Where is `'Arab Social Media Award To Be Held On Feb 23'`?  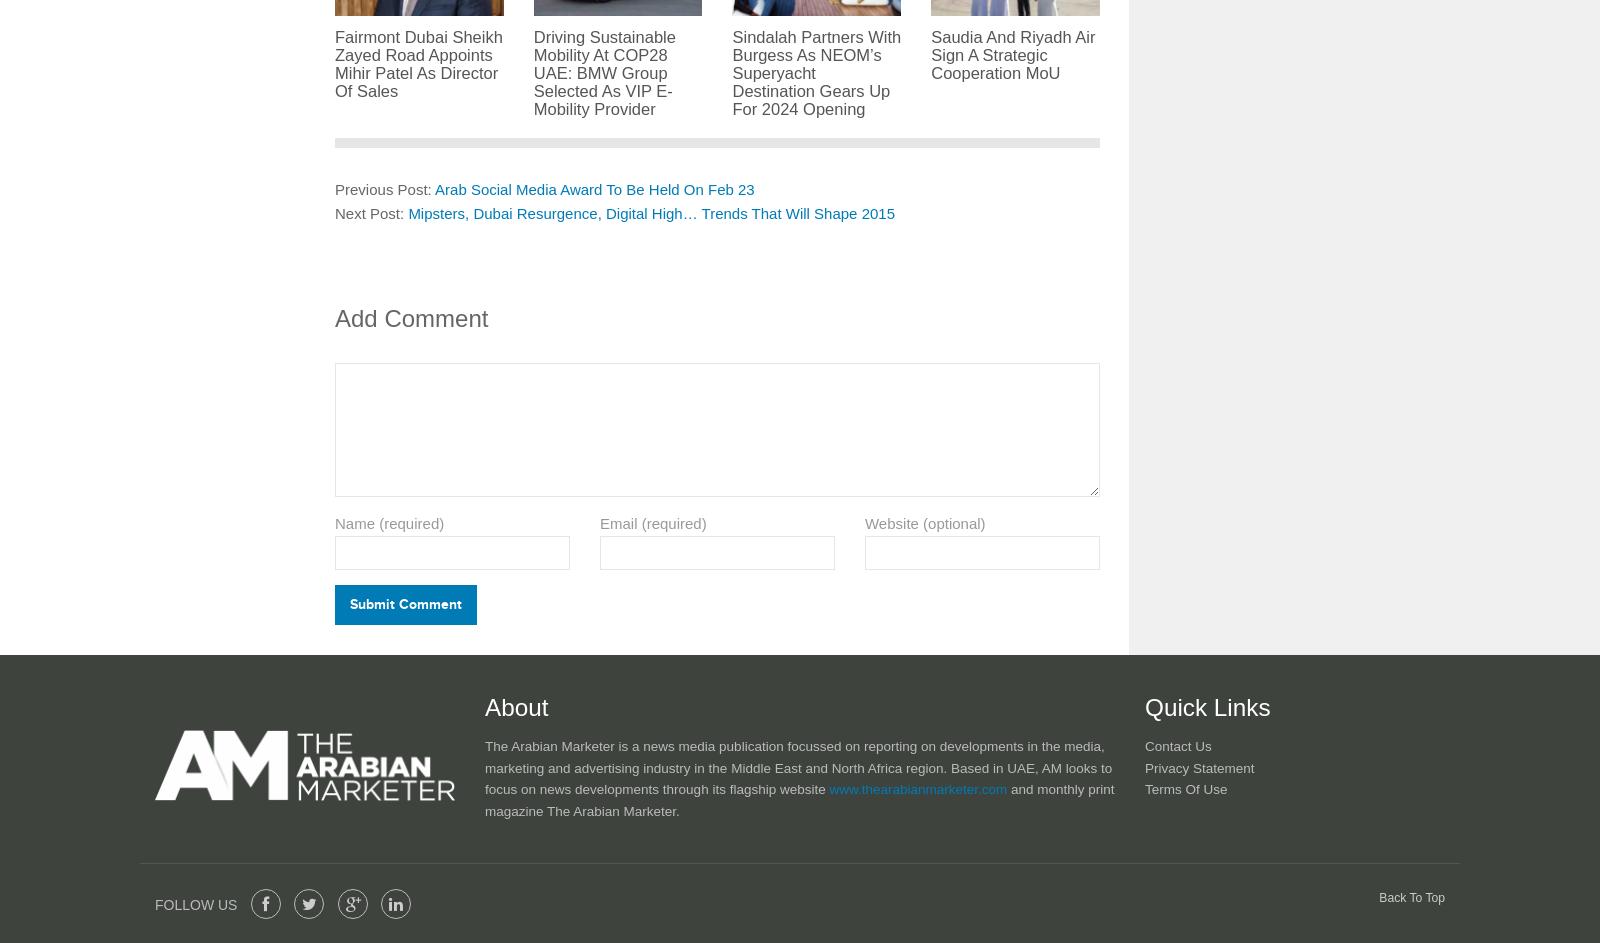 'Arab Social Media Award To Be Held On Feb 23' is located at coordinates (593, 188).